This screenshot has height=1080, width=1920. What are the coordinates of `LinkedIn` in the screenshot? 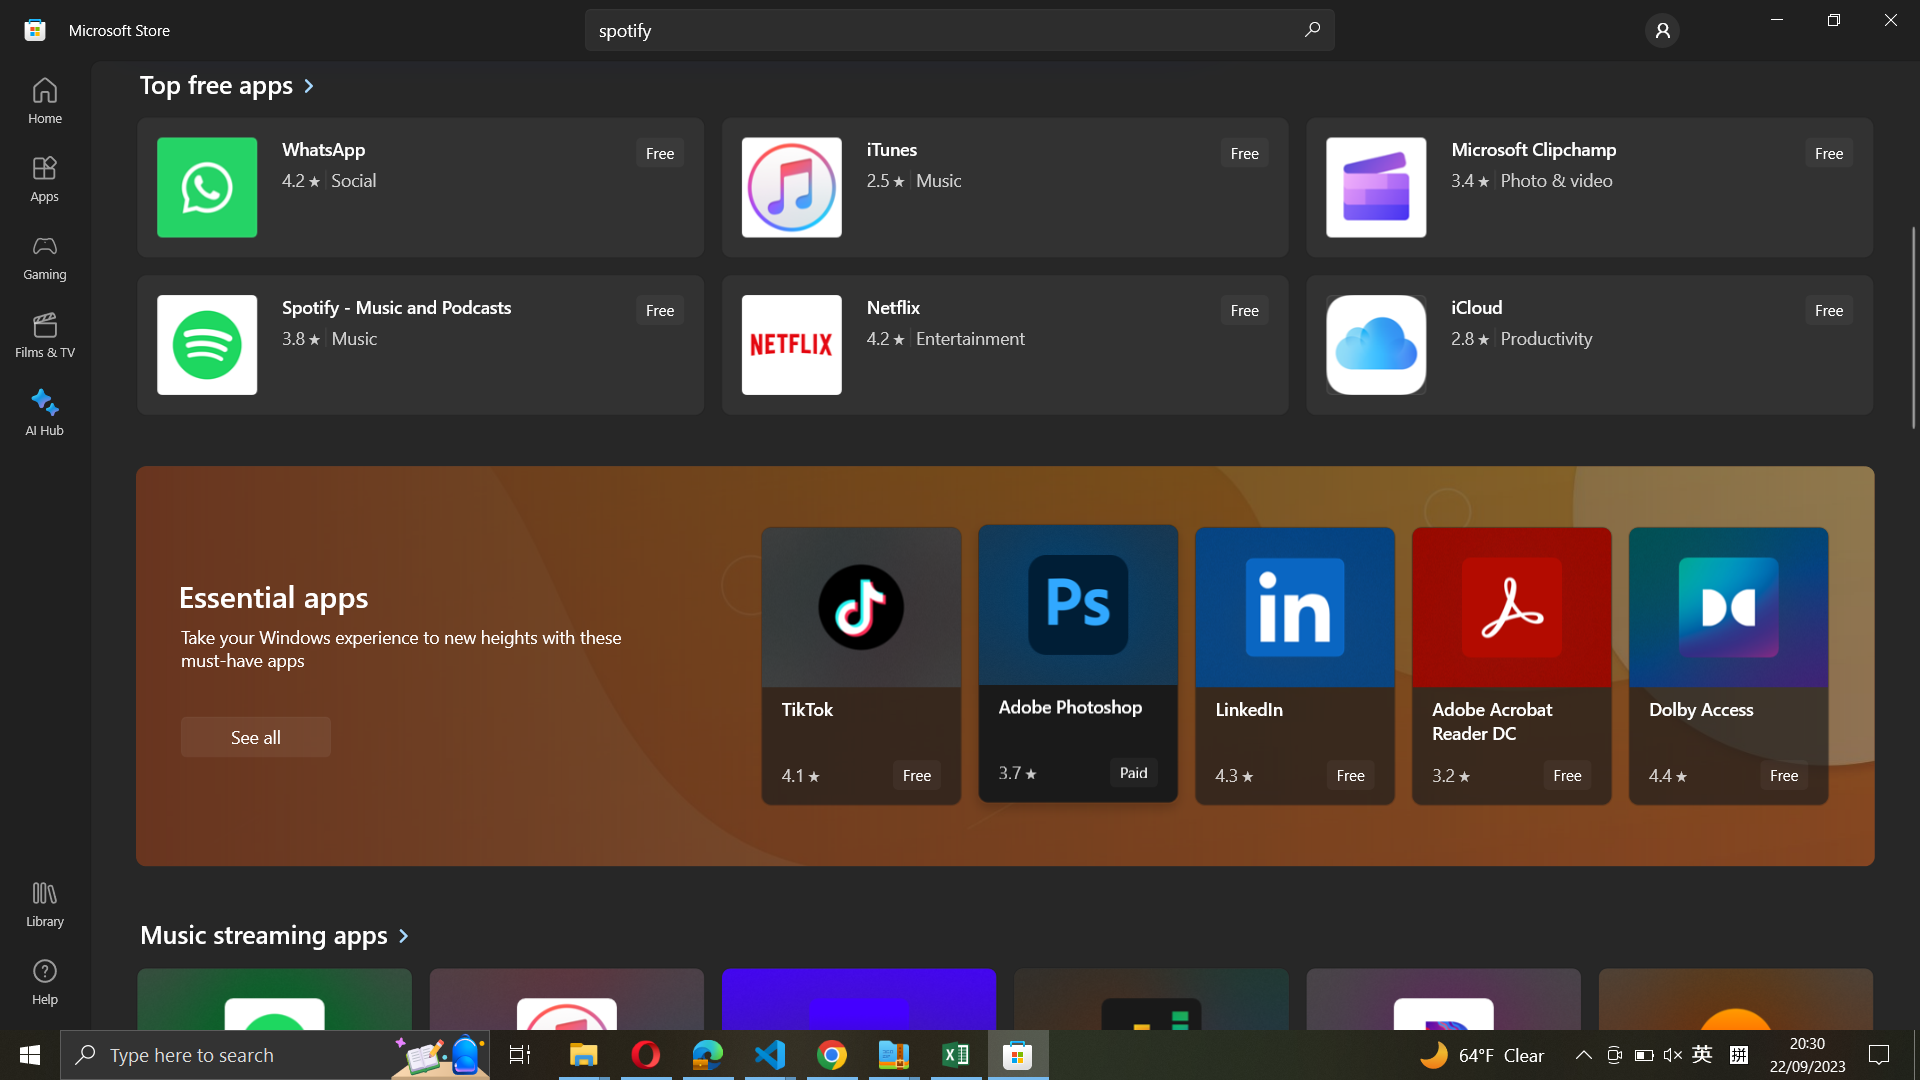 It's located at (1295, 667).